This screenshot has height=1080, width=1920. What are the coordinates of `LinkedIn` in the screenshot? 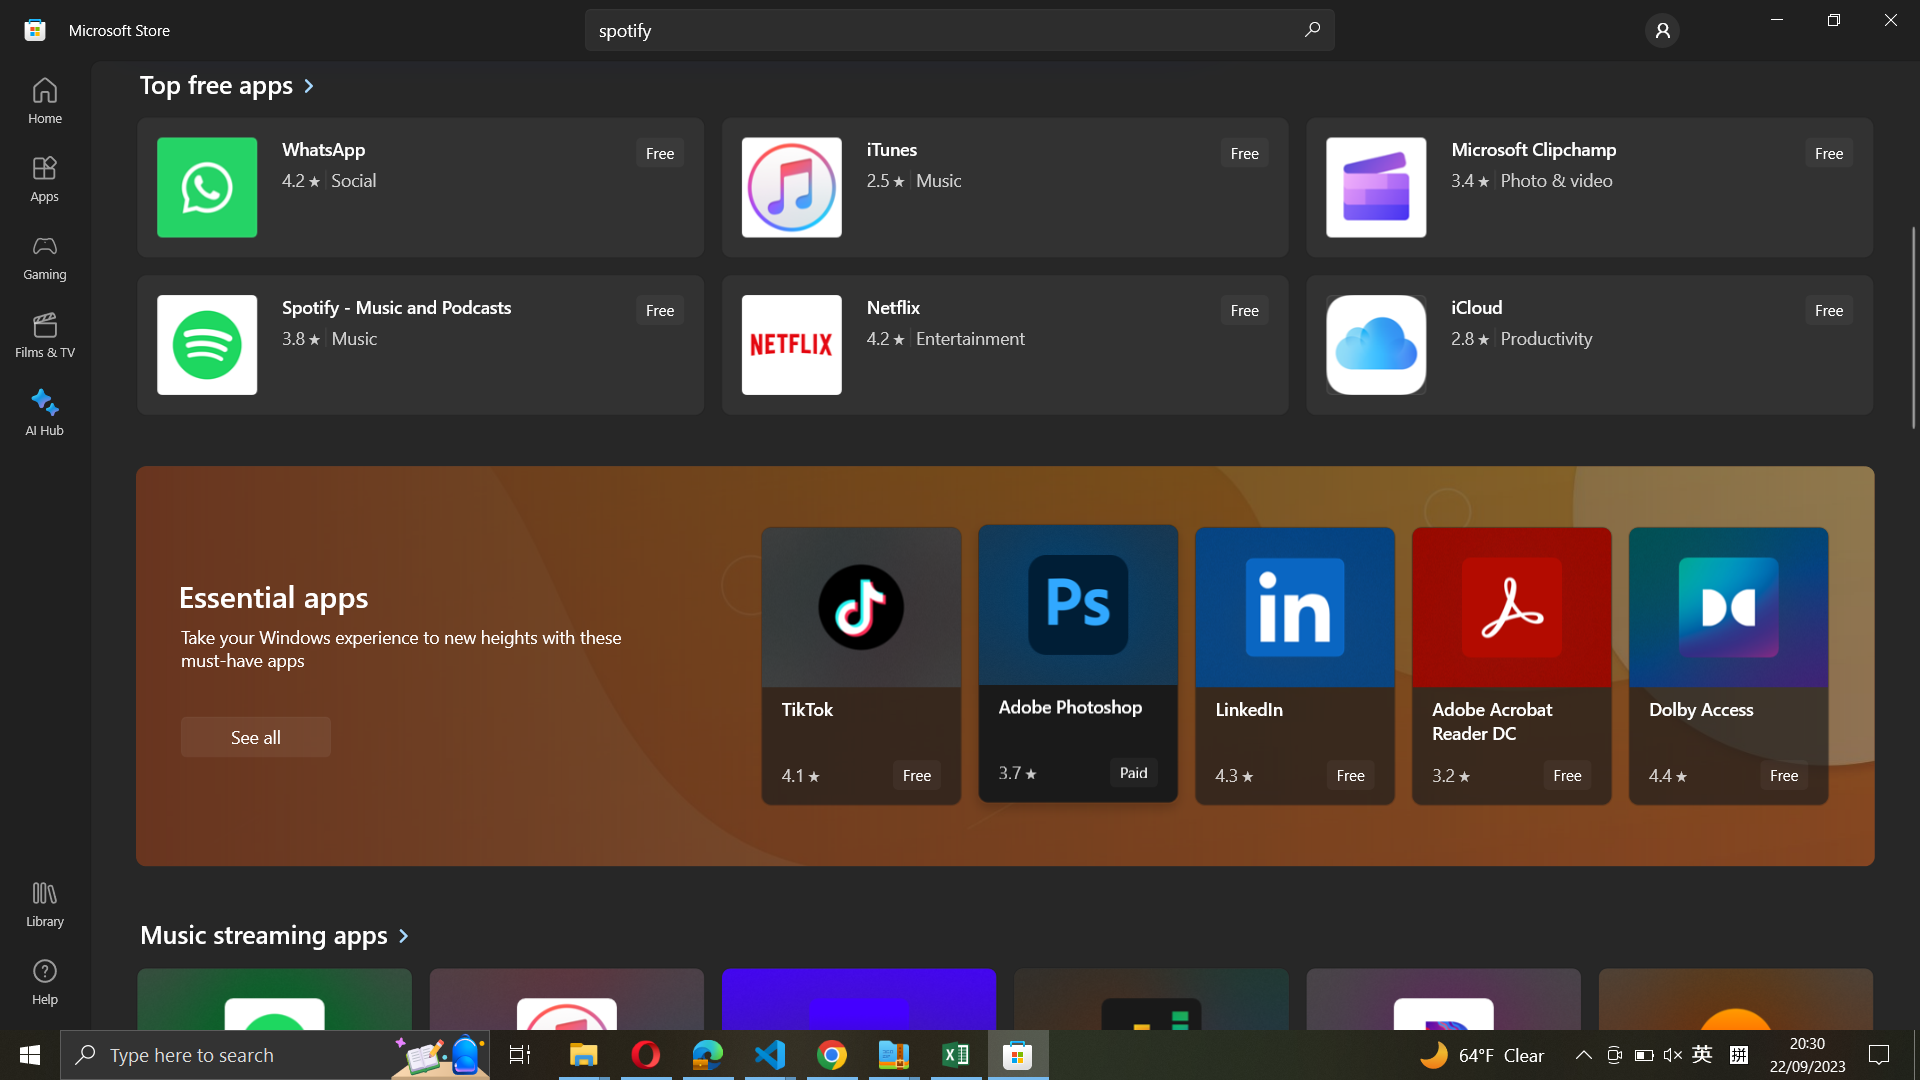 It's located at (1295, 667).